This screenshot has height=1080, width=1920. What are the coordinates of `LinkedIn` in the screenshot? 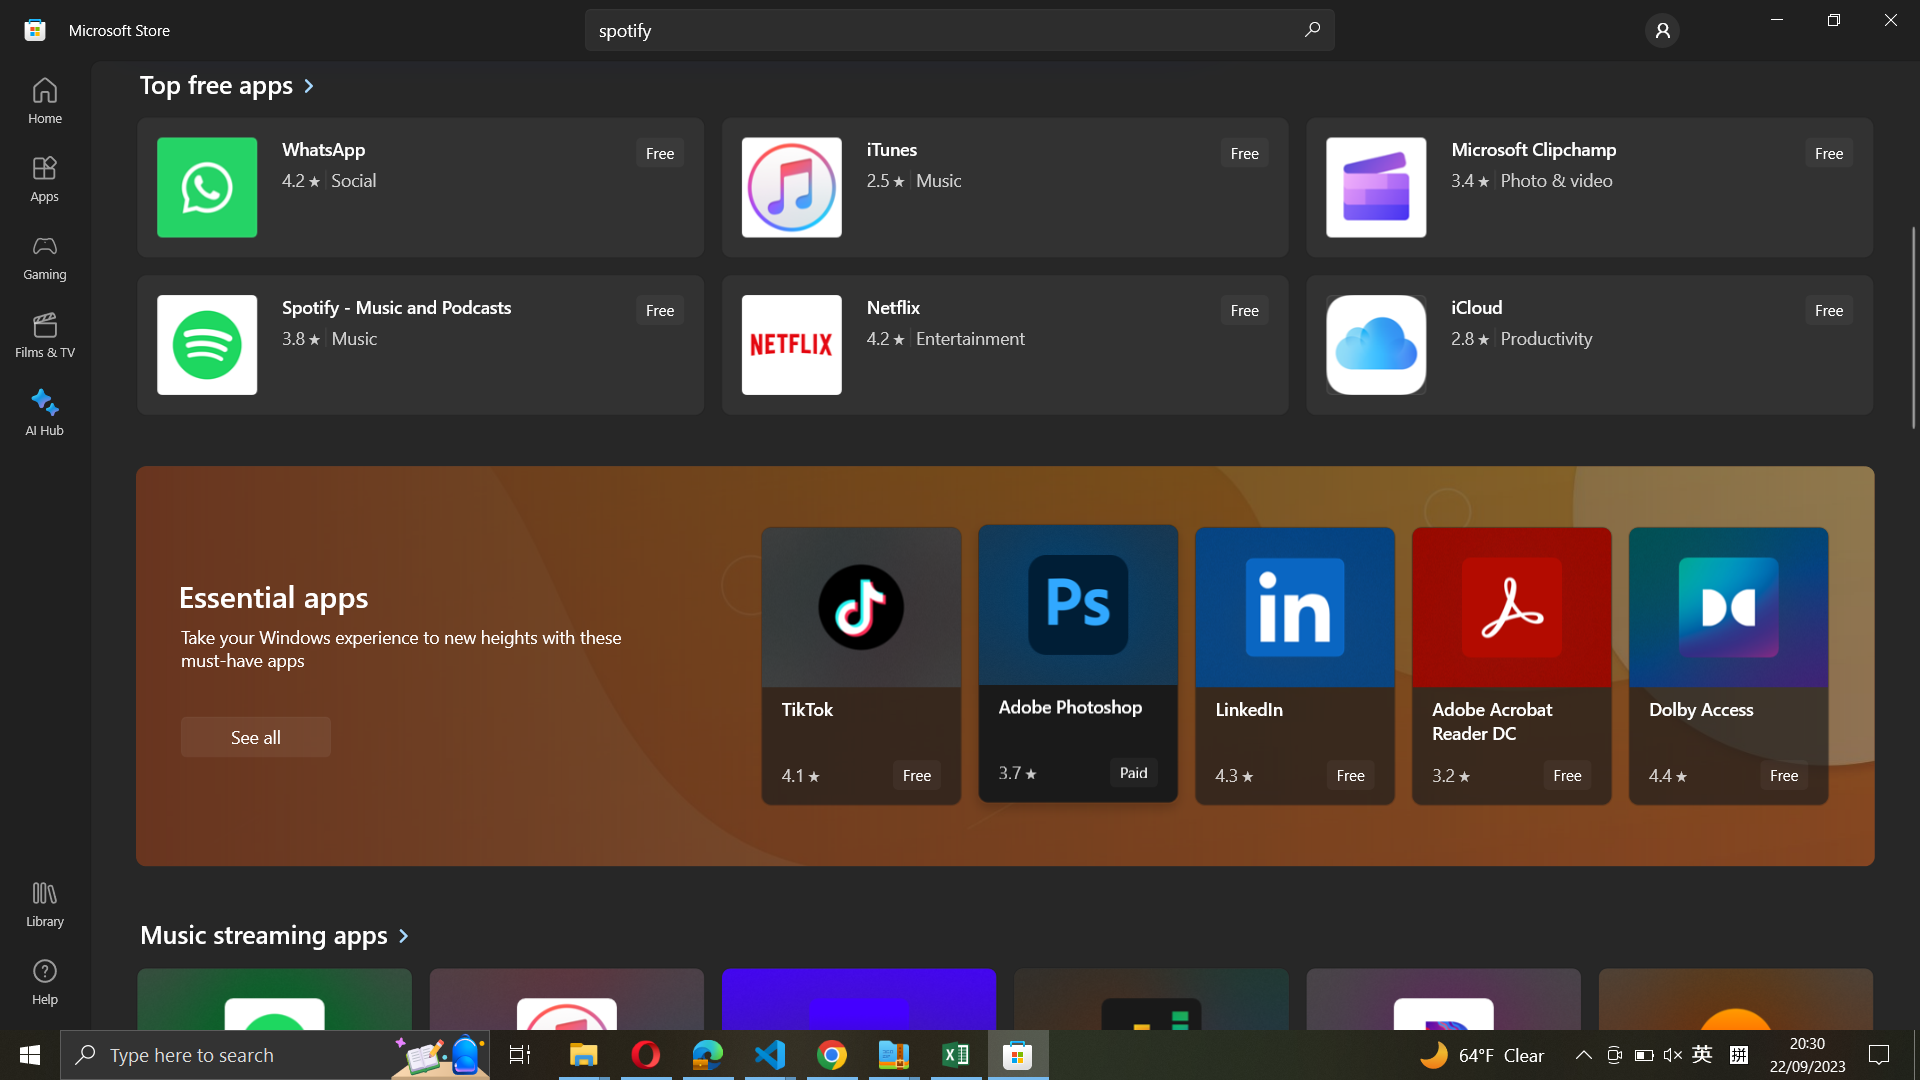 It's located at (1295, 667).